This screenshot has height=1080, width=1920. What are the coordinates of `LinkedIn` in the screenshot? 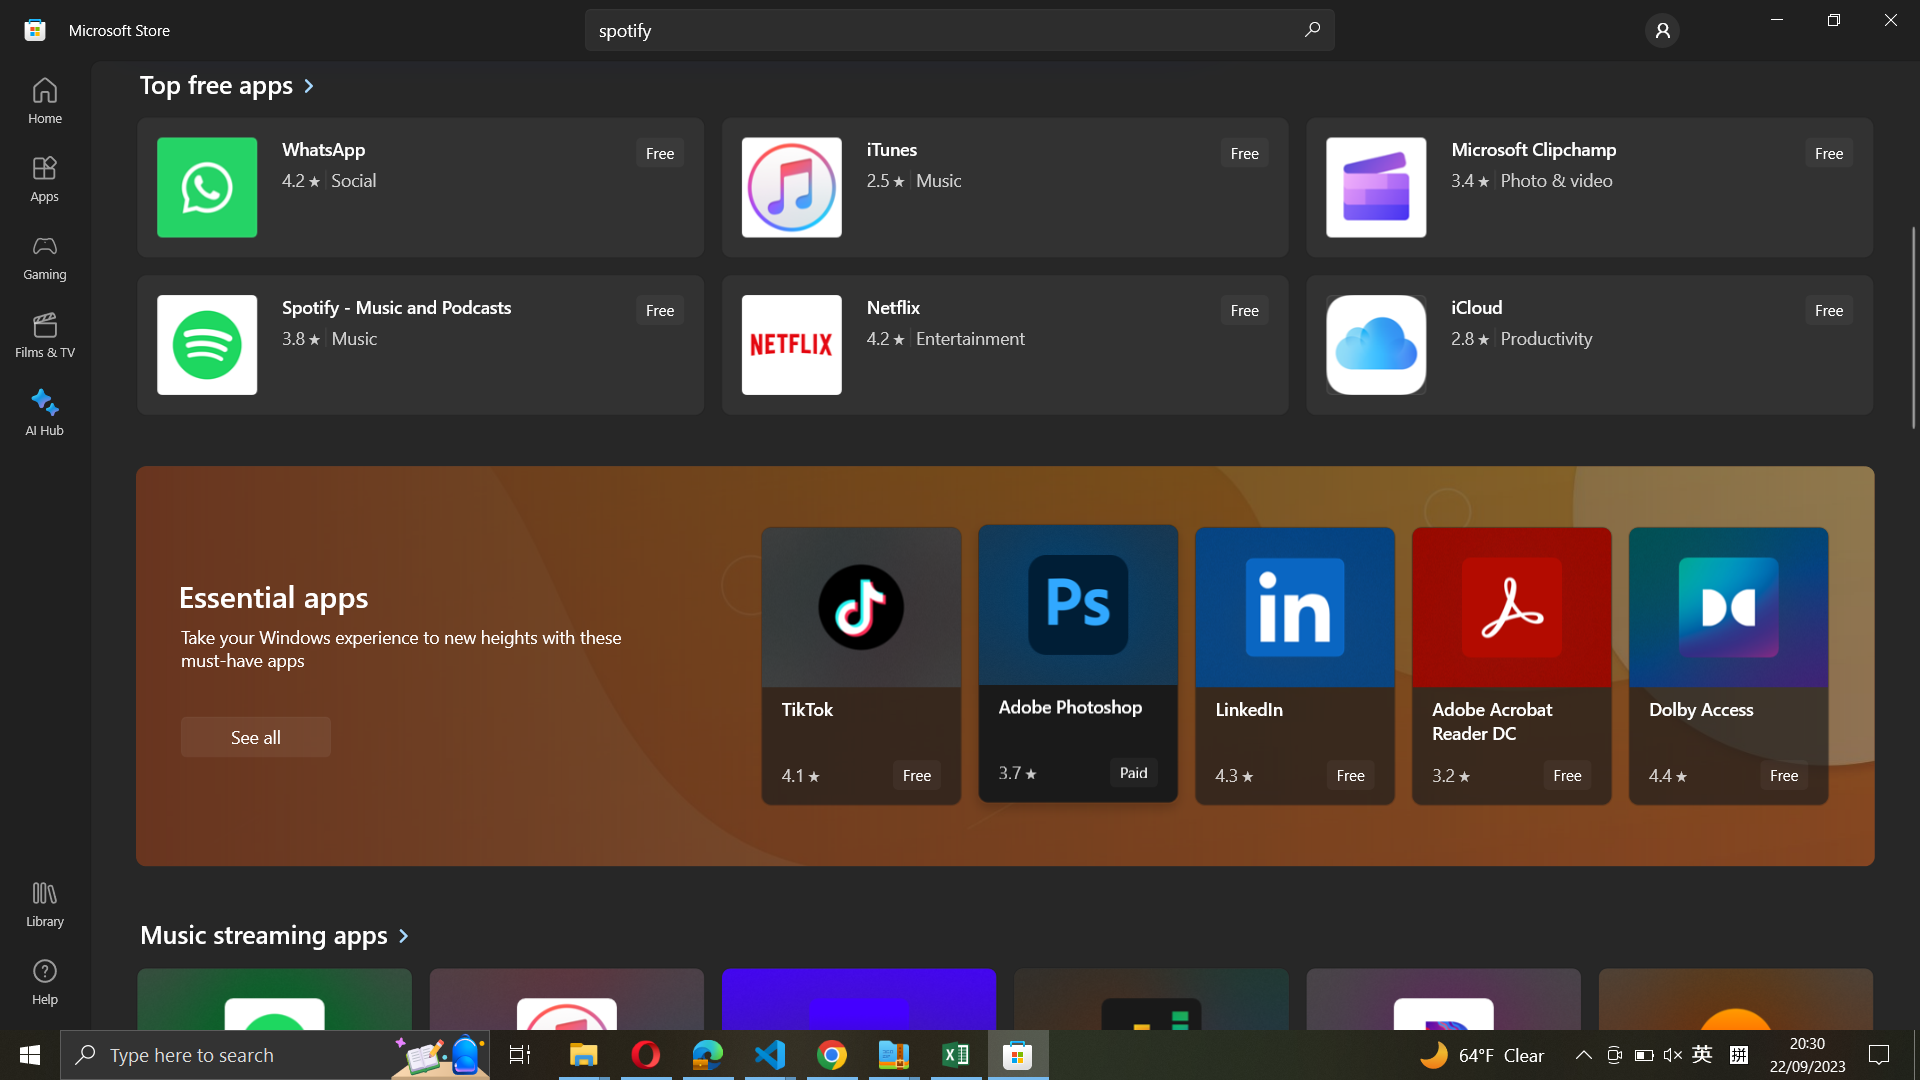 It's located at (1295, 667).